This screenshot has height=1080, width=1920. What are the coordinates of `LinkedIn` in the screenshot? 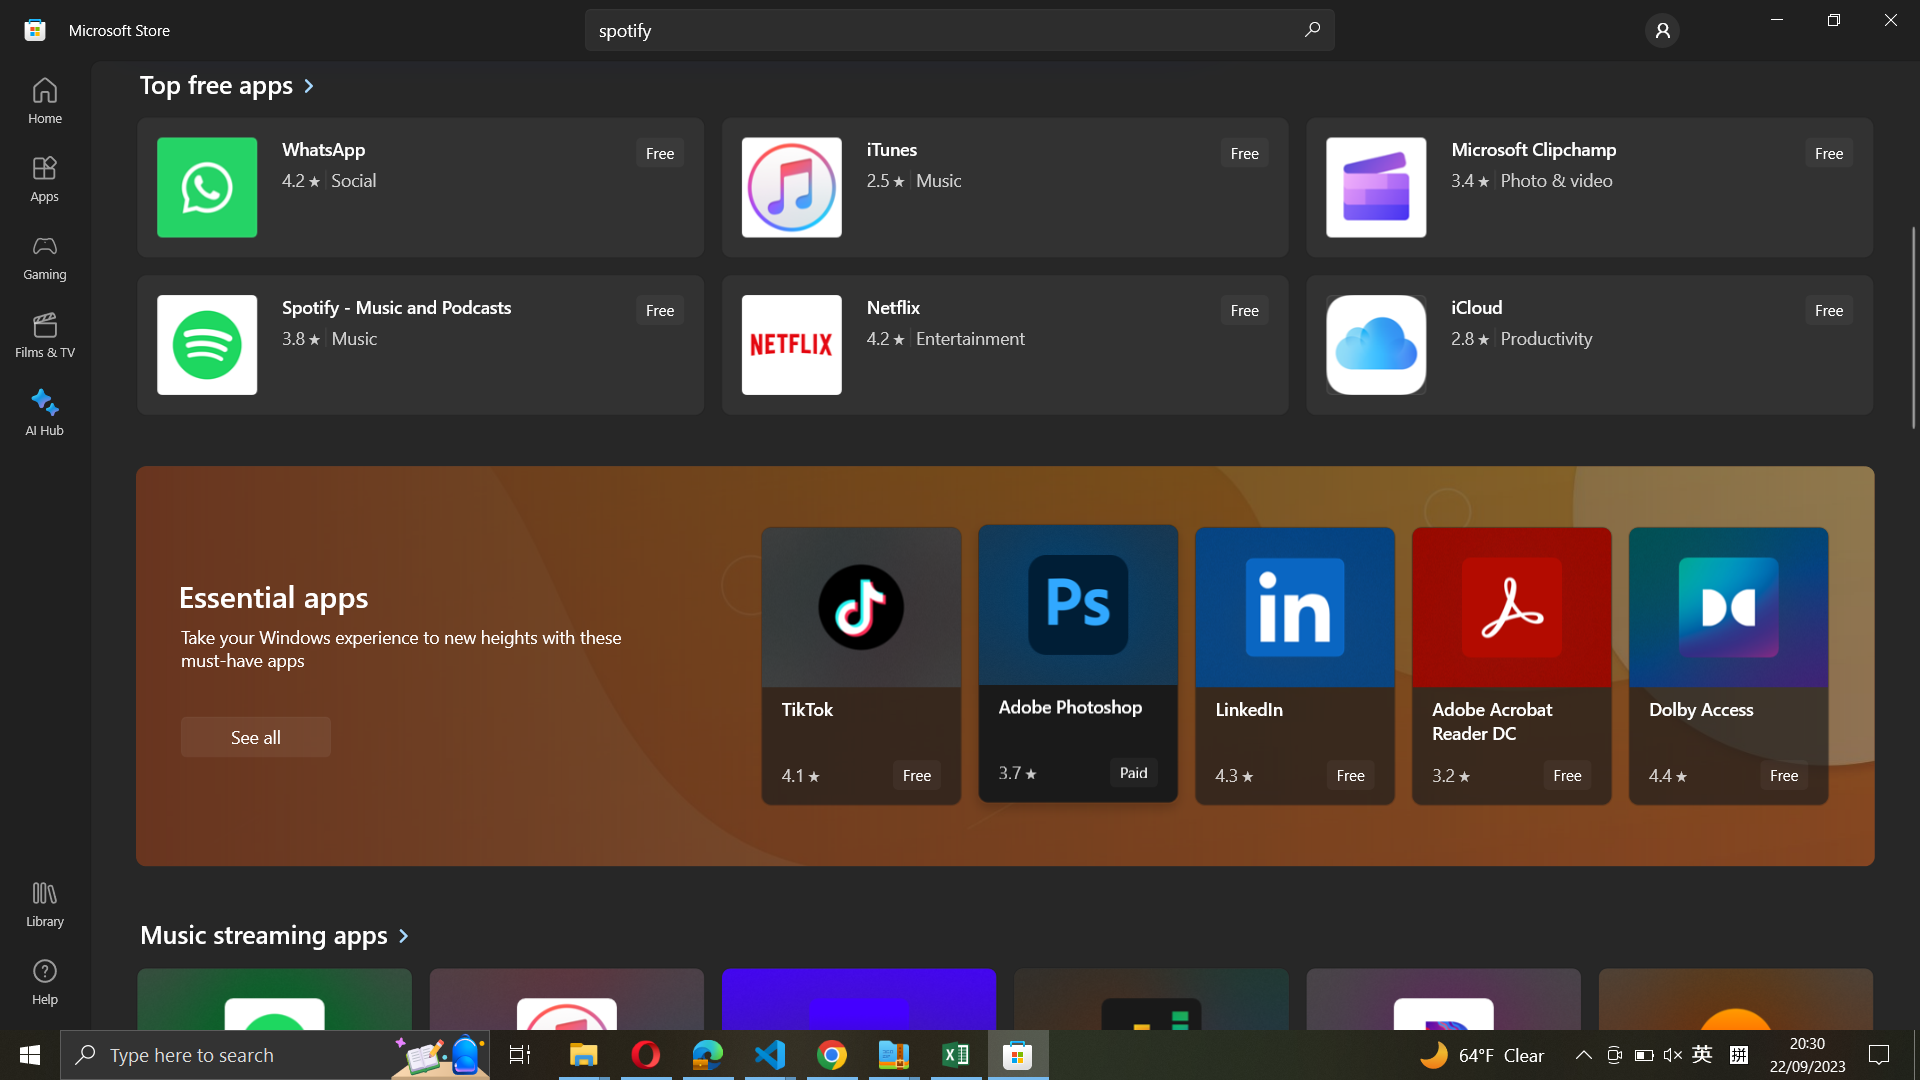 It's located at (1295, 667).